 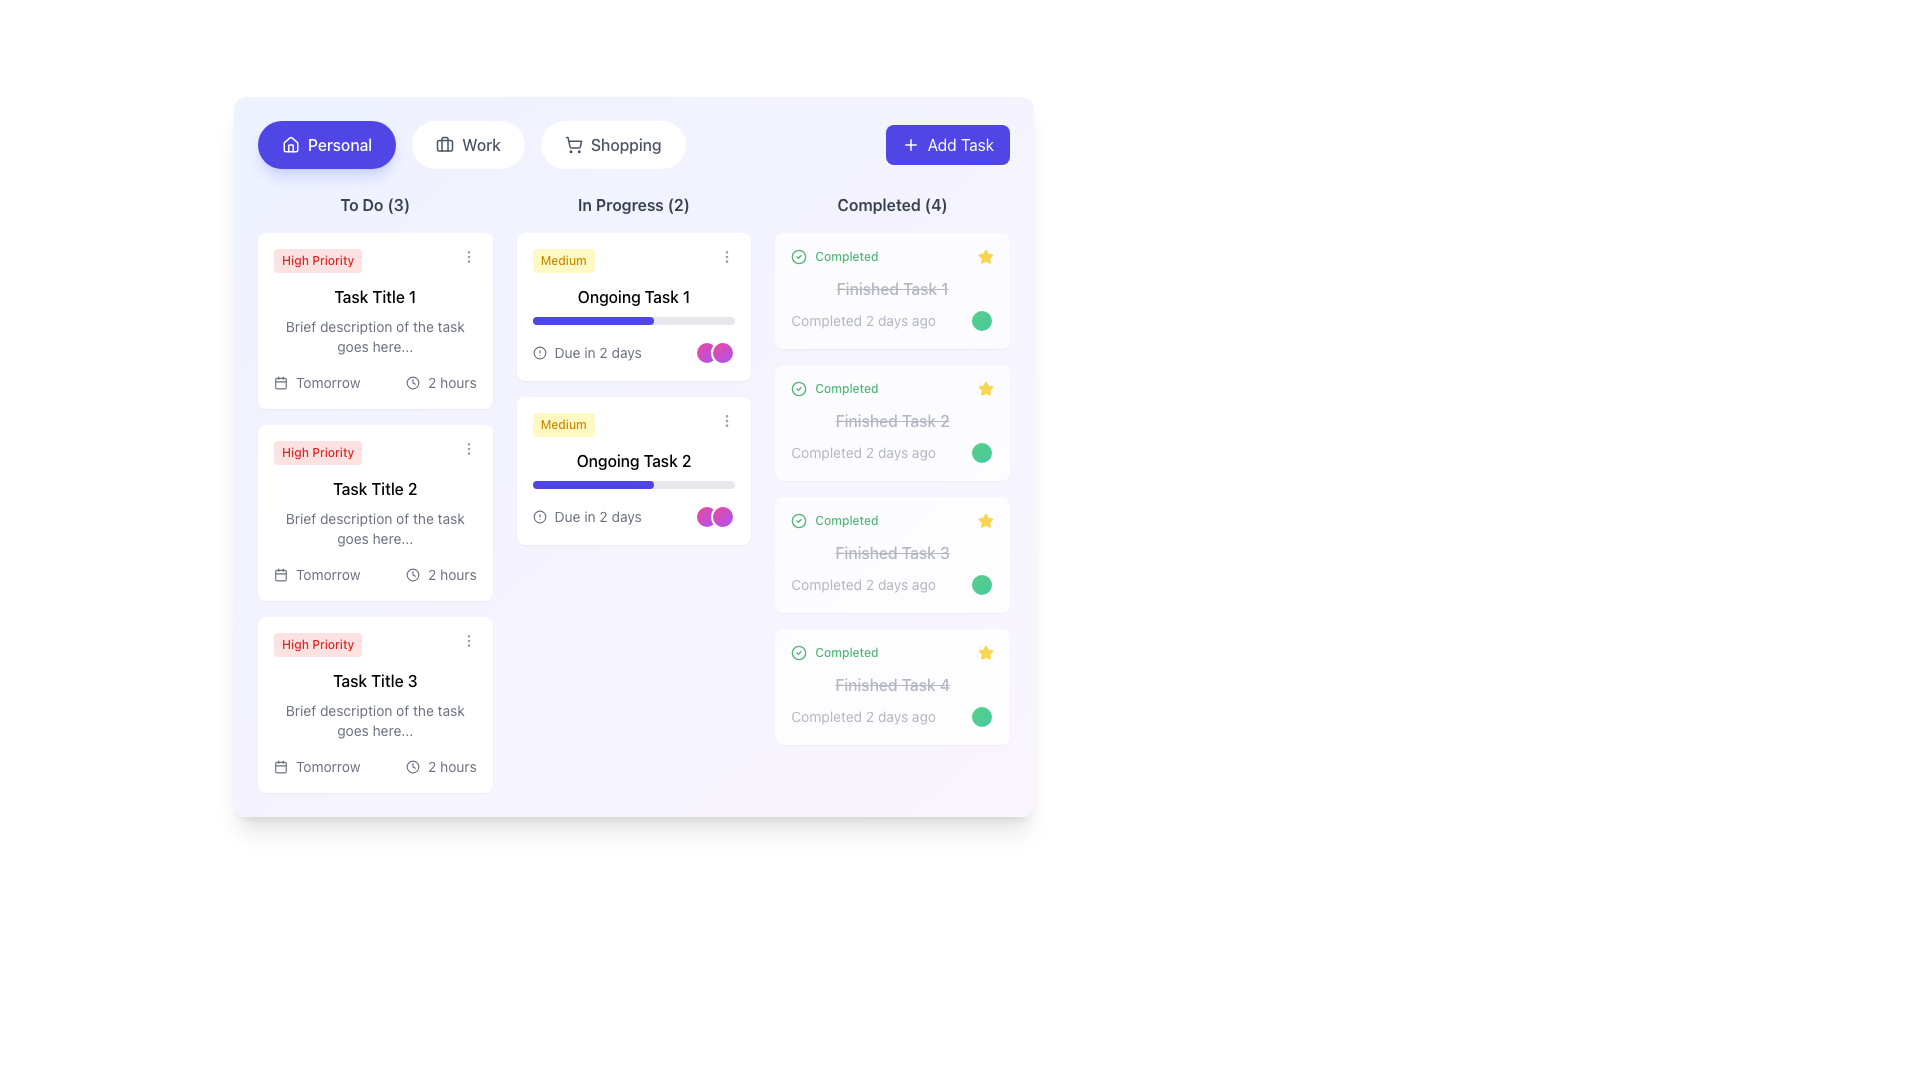 I want to click on the Static Text Label displaying 'Task Title 2' located within the second card of the 'To Do' section under the 'Personal' category, so click(x=375, y=489).